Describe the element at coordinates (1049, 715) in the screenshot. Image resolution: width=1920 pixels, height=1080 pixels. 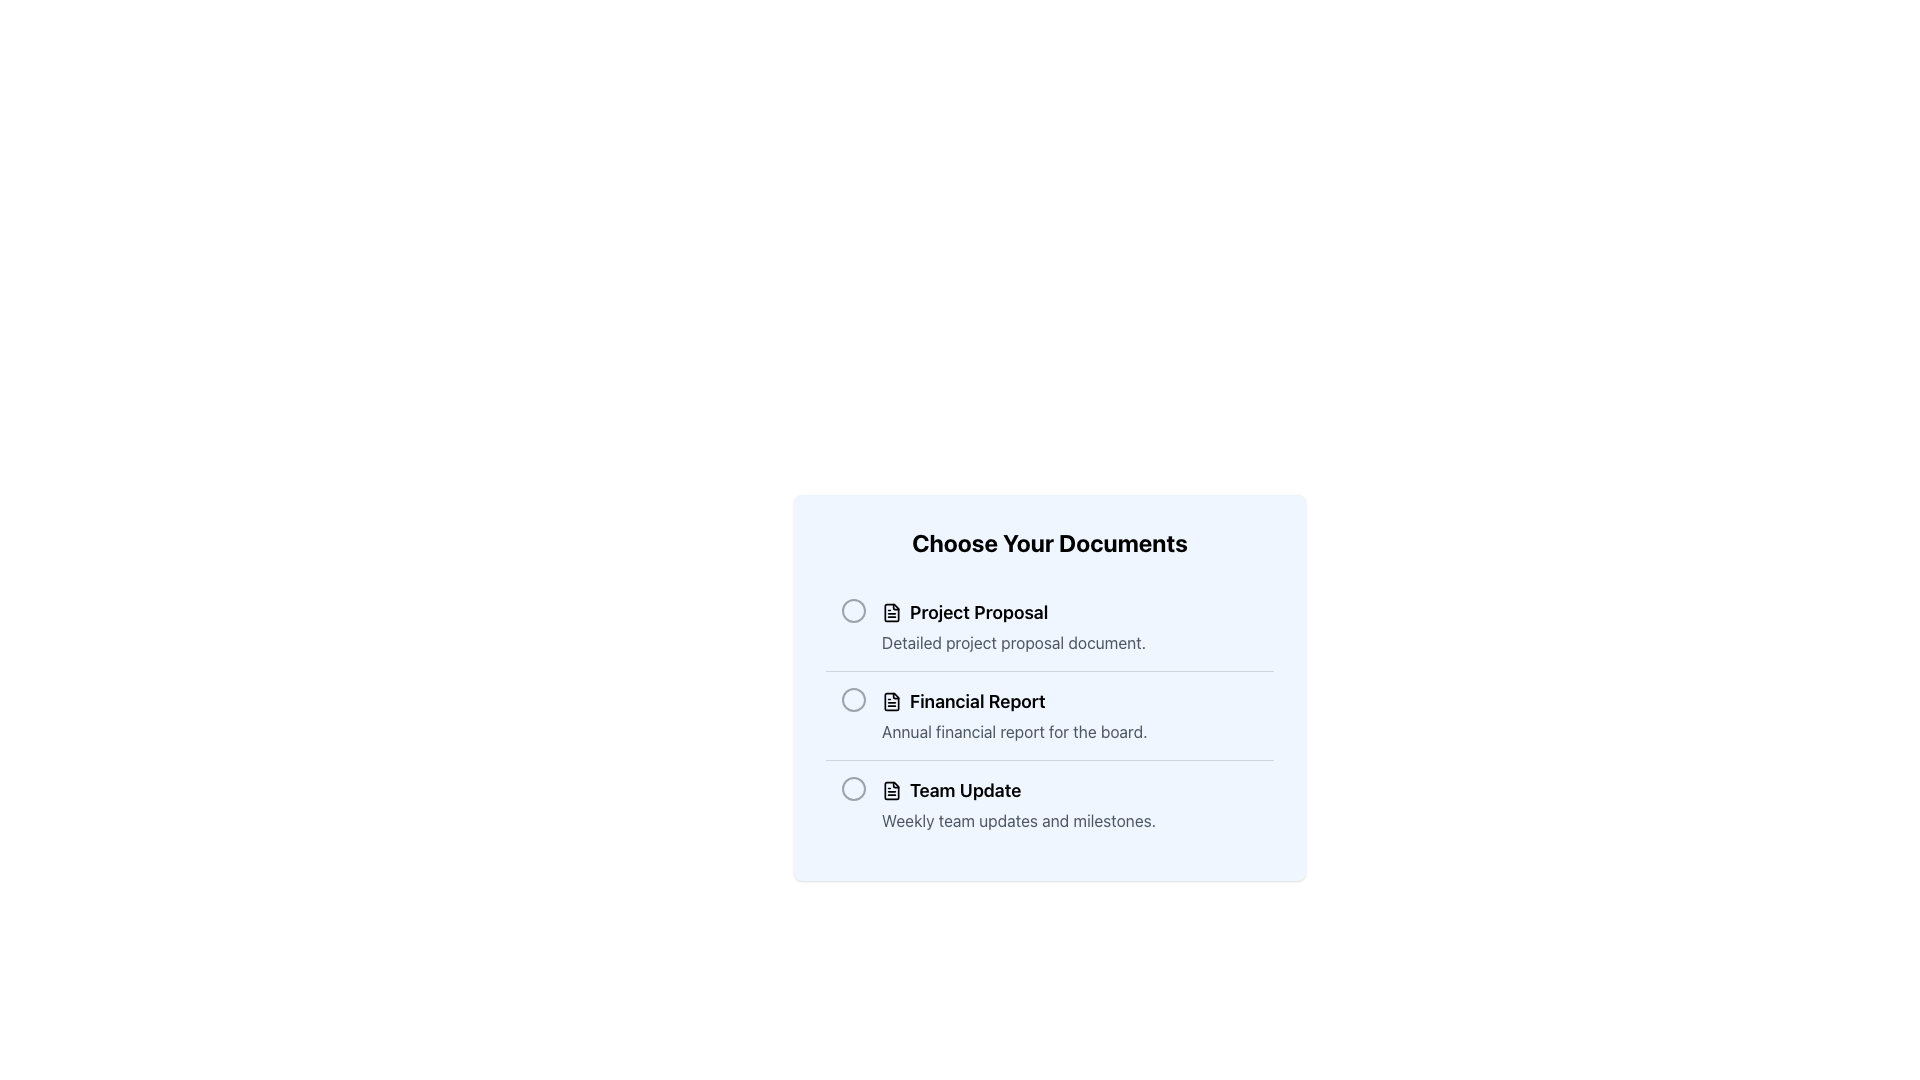
I see `the label for the 'Financial Report' option in the selectable list` at that location.